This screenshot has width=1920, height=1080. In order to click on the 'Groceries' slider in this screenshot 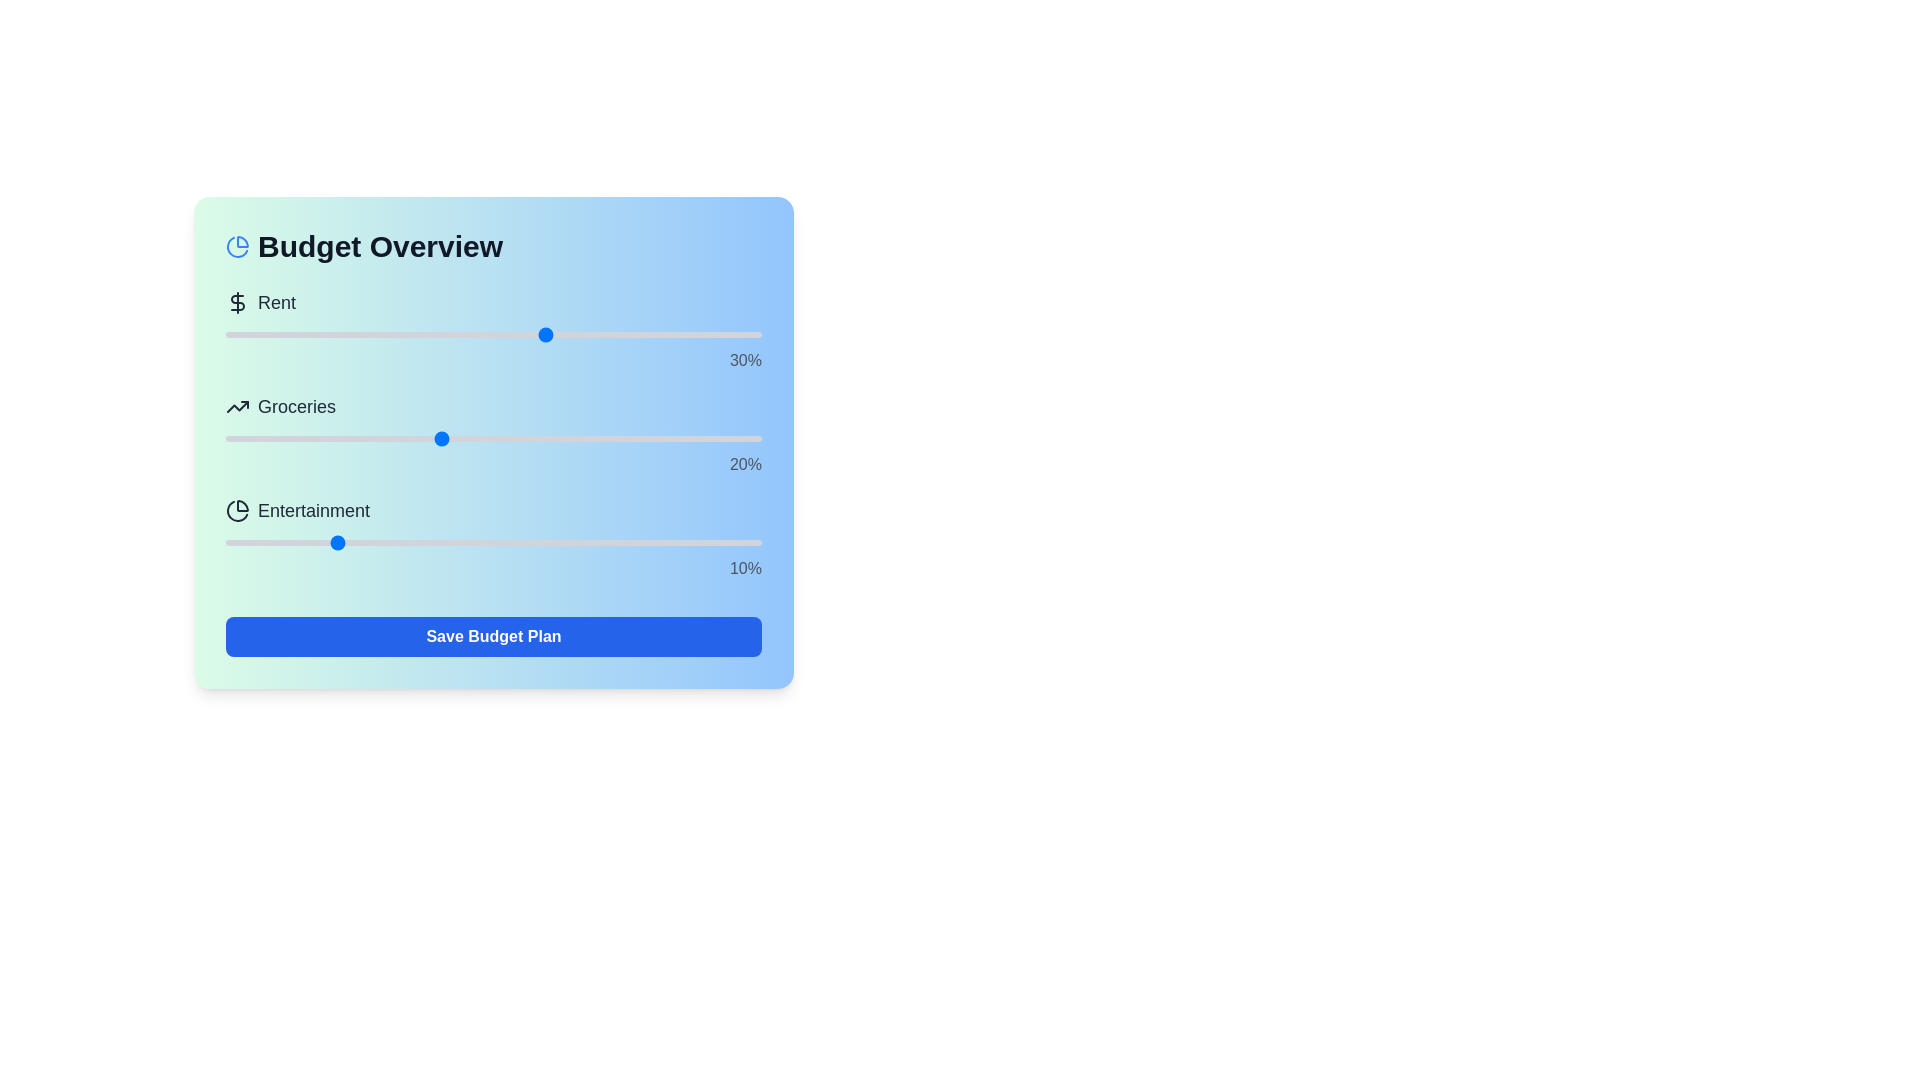, I will do `click(558, 438)`.